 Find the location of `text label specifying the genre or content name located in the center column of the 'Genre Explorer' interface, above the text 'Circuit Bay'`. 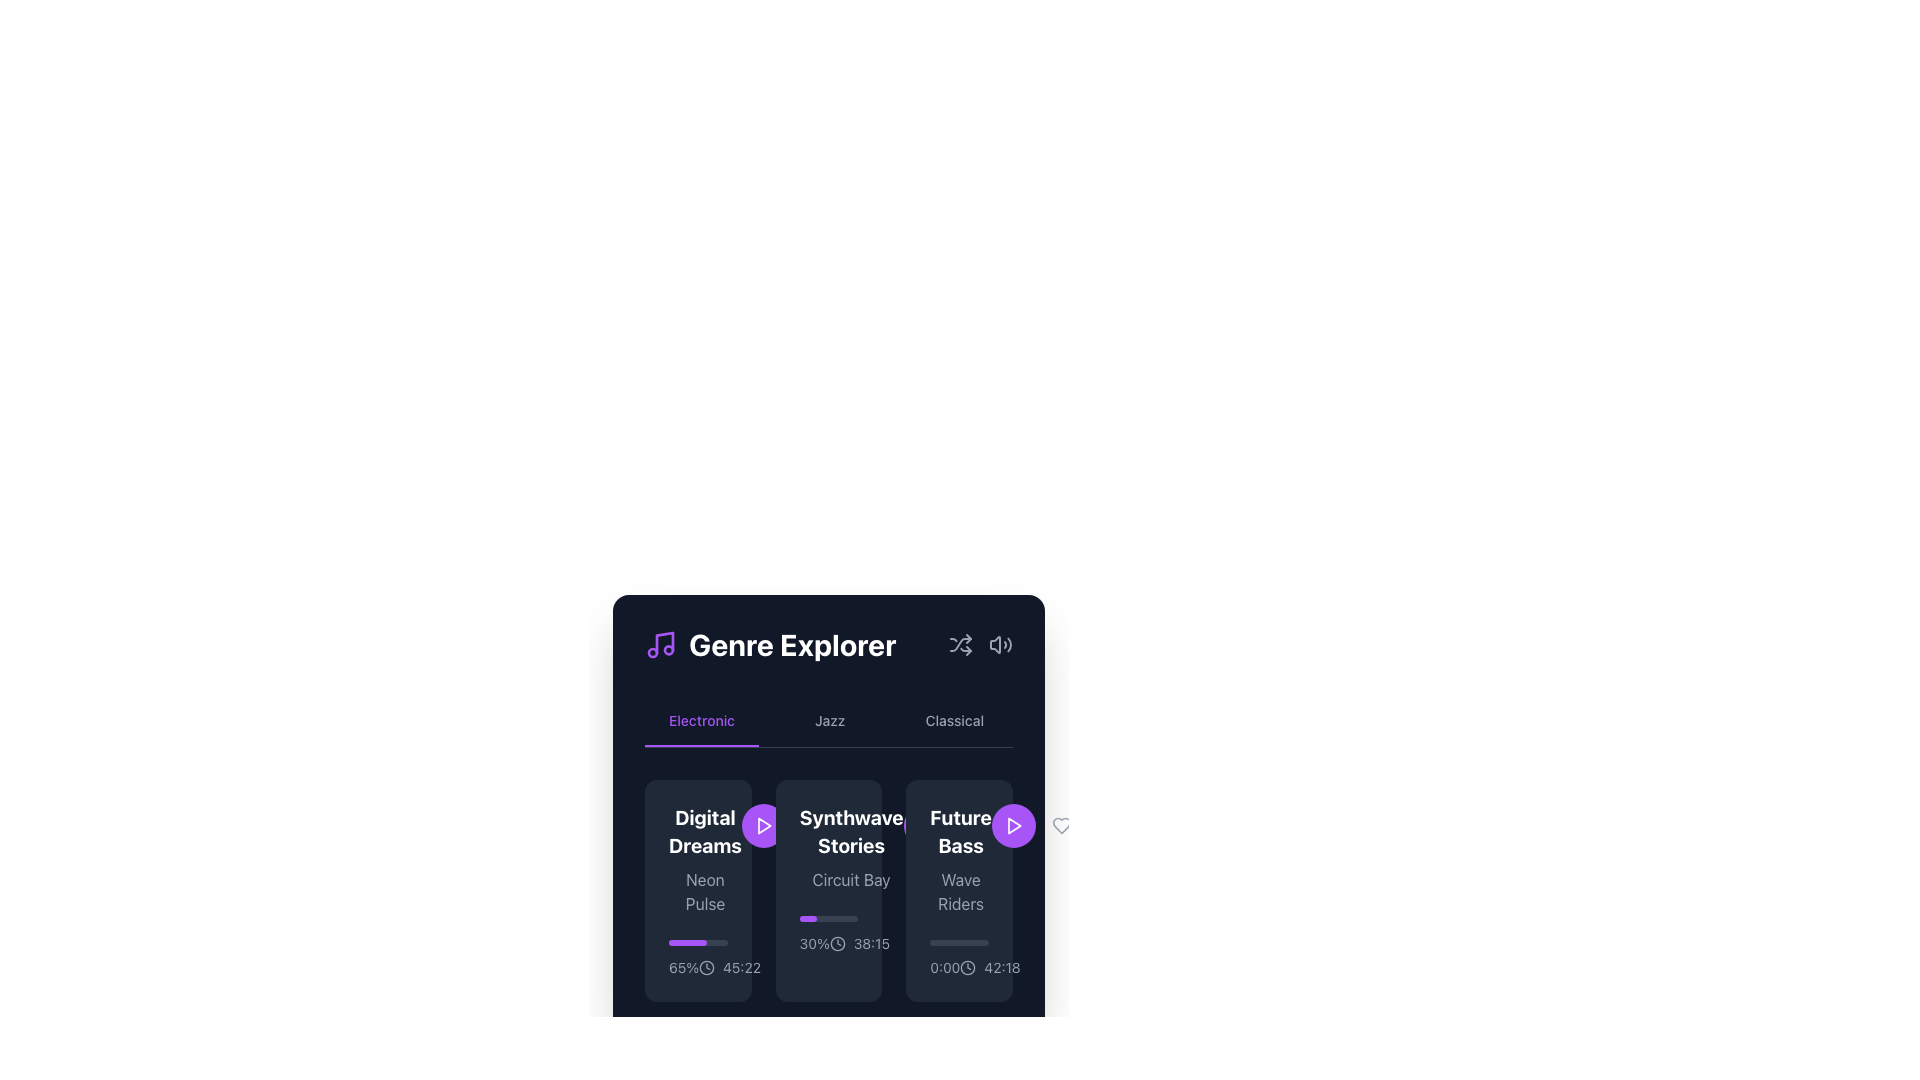

text label specifying the genre or content name located in the center column of the 'Genre Explorer' interface, above the text 'Circuit Bay' is located at coordinates (851, 832).